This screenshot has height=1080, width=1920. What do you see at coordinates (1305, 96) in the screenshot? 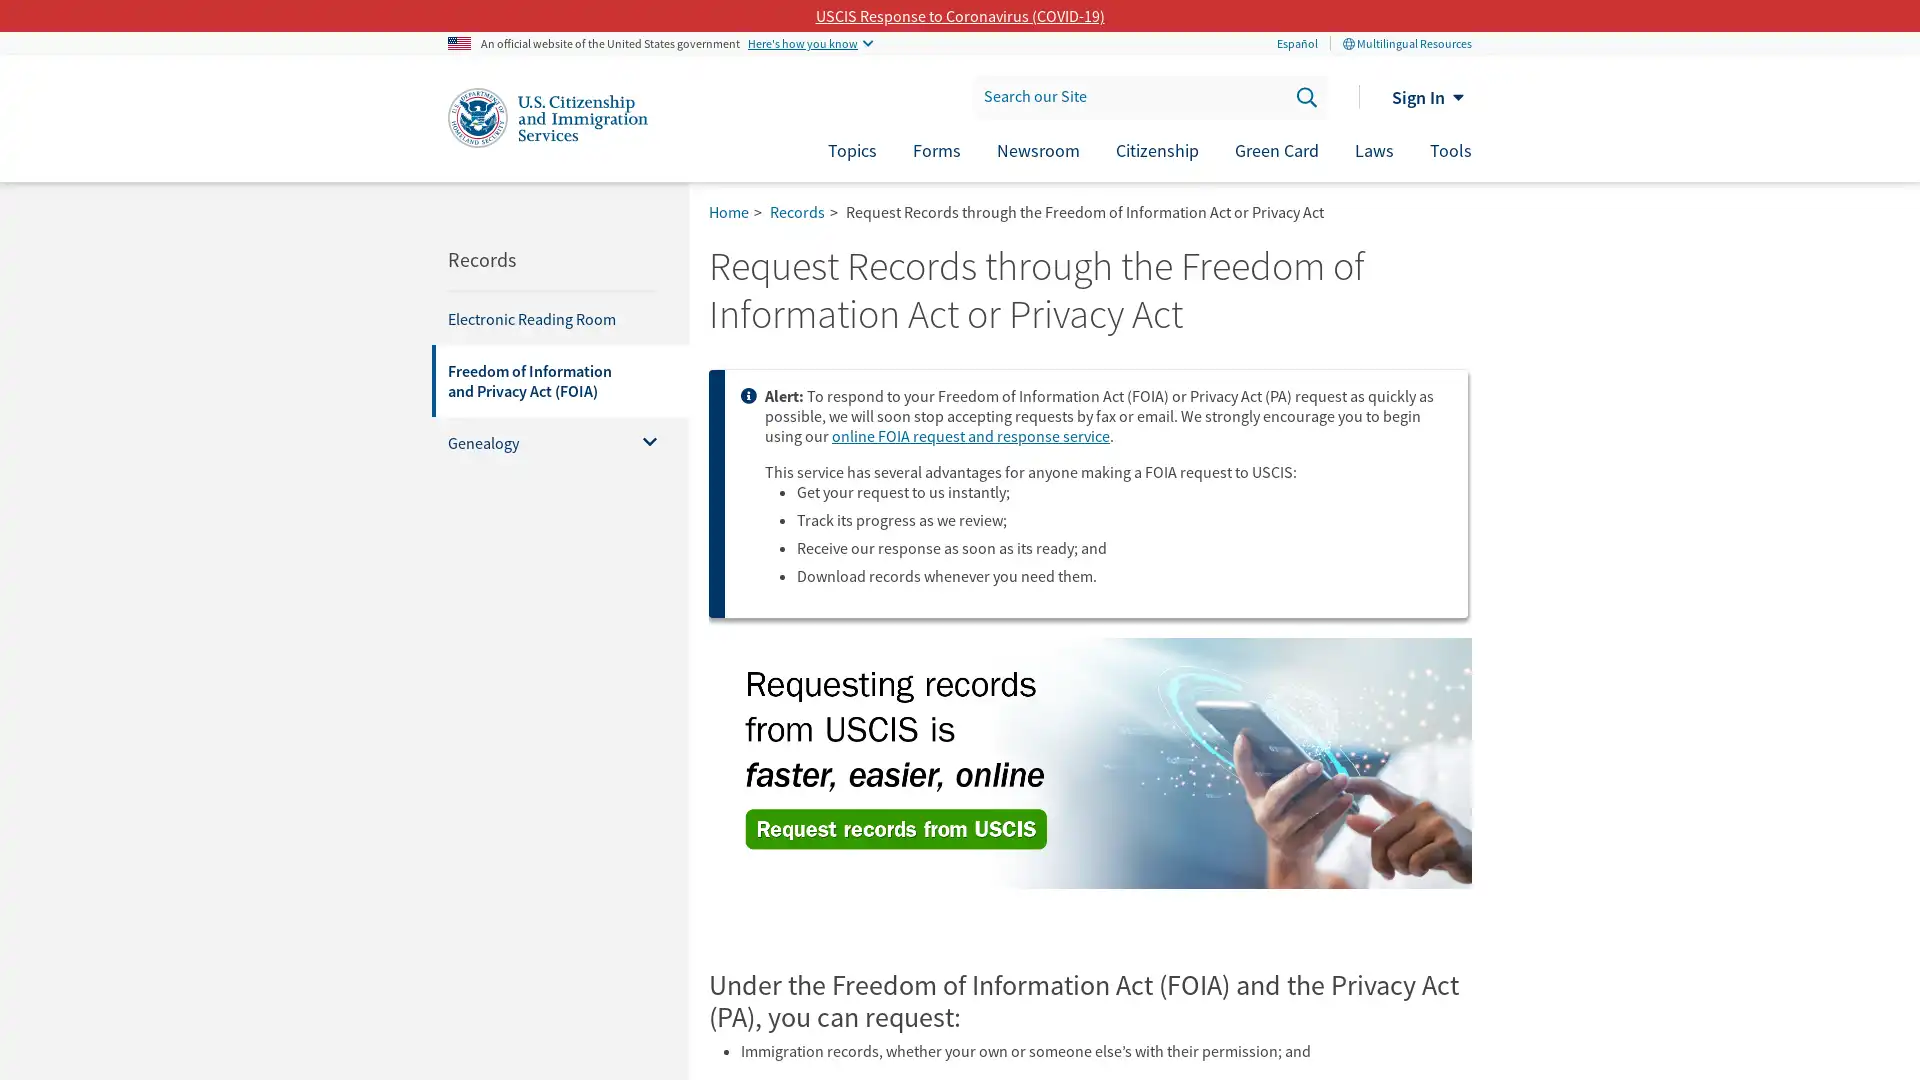
I see `Search` at bounding box center [1305, 96].